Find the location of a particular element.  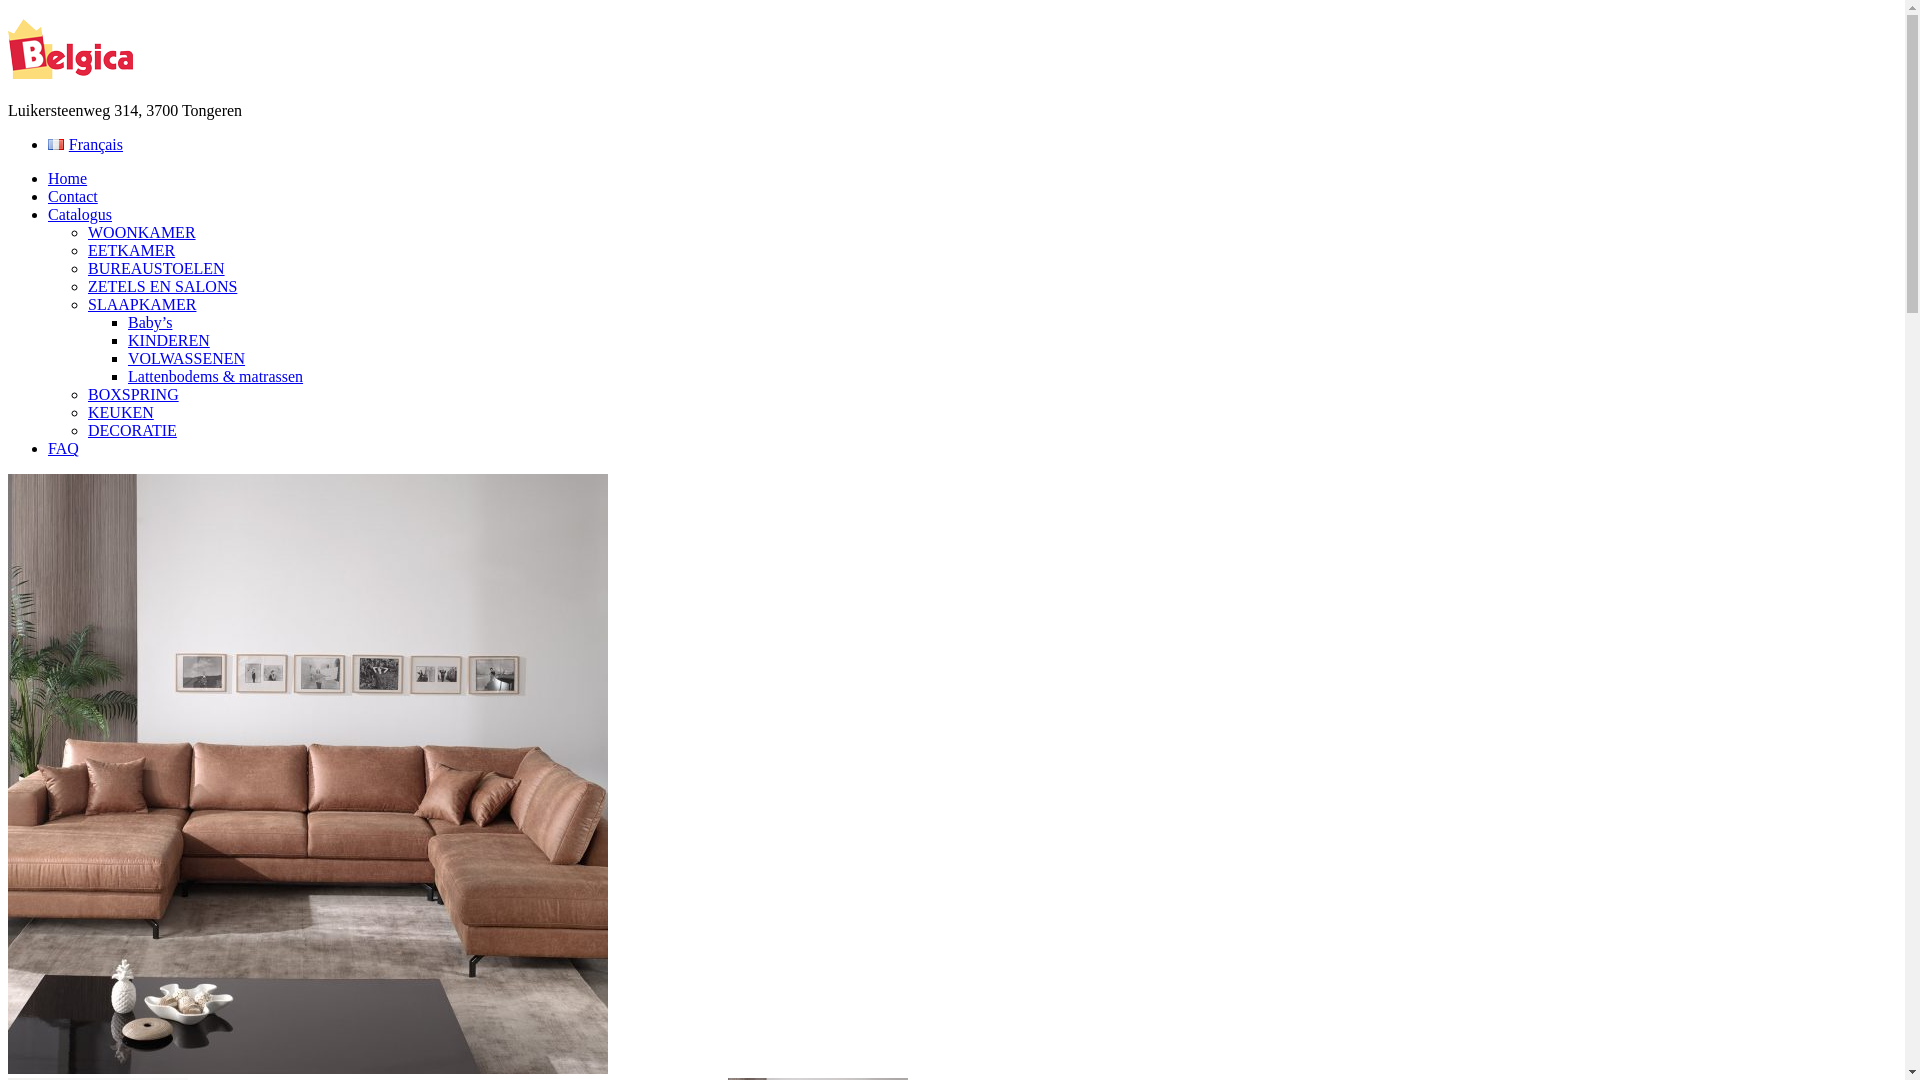

'BUREAUSTOELEN' is located at coordinates (155, 267).